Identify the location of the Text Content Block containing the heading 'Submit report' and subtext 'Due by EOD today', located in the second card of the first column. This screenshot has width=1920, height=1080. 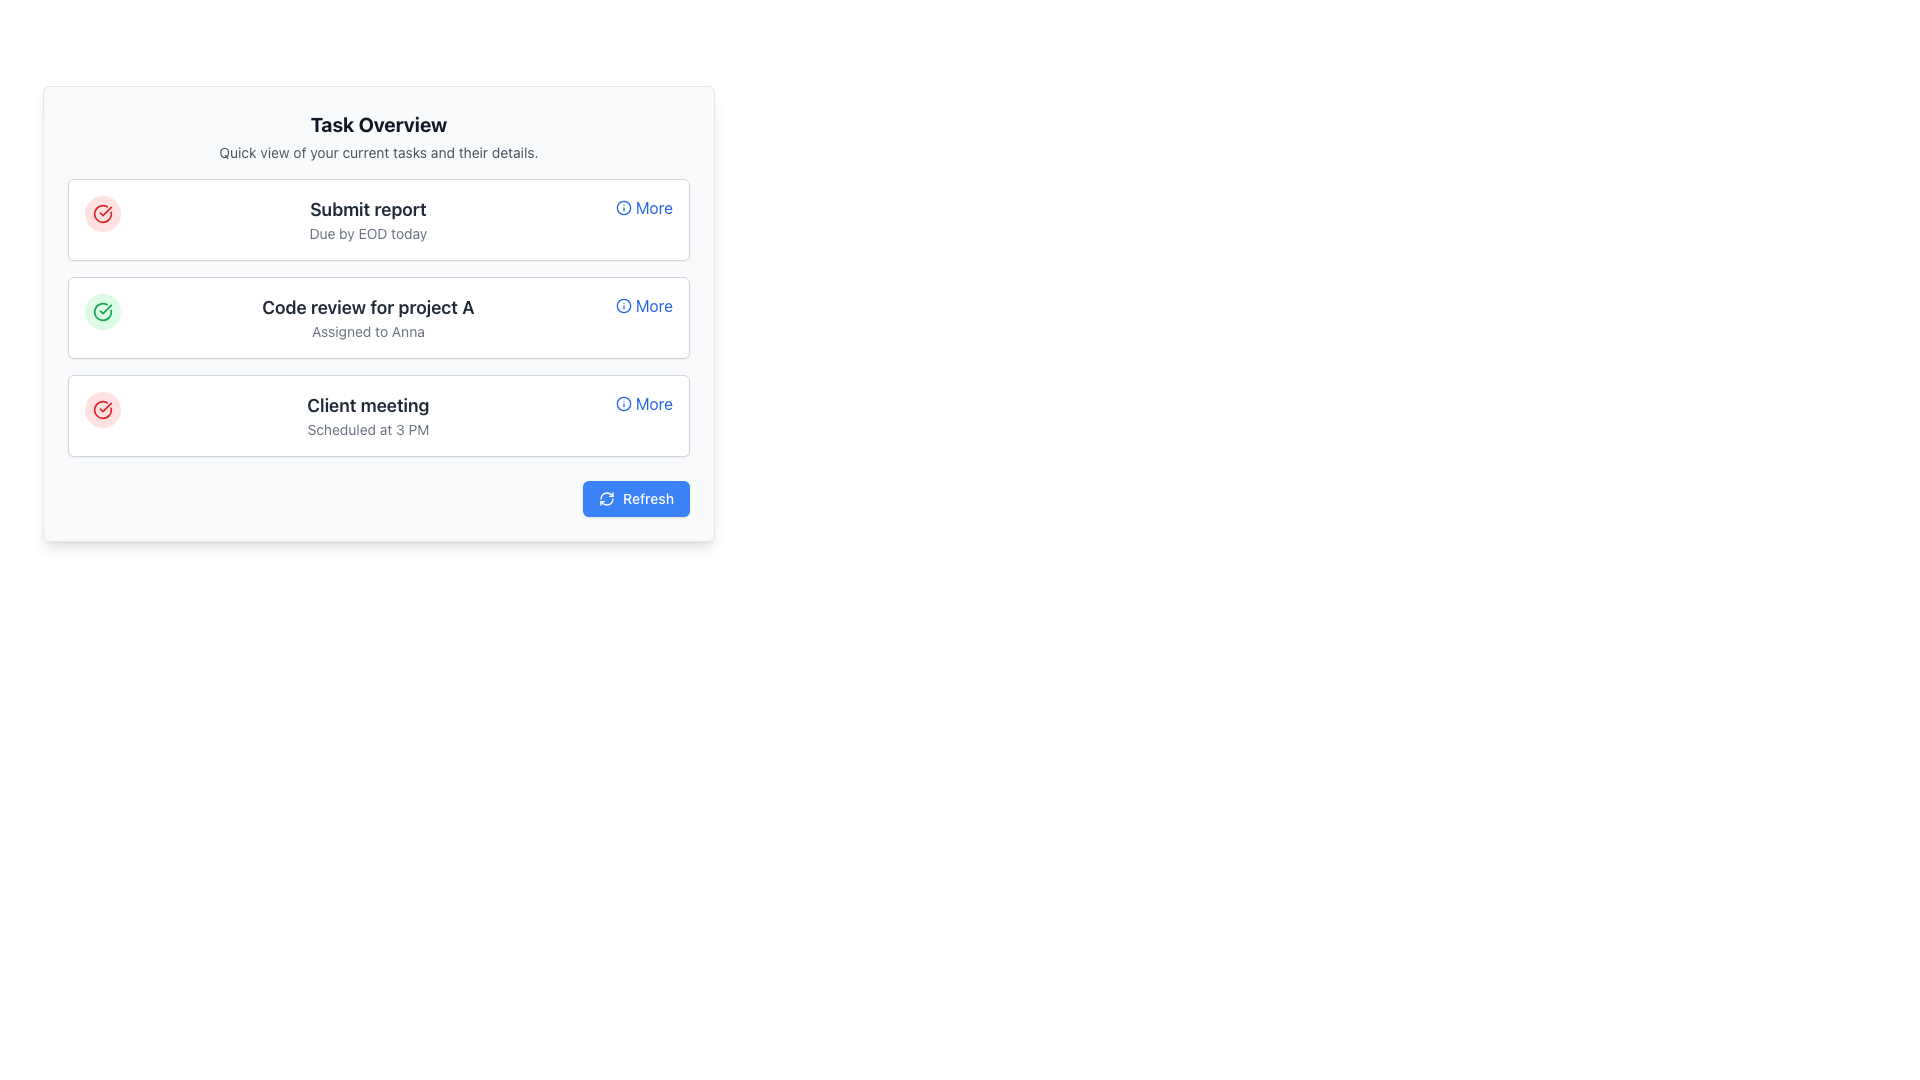
(368, 219).